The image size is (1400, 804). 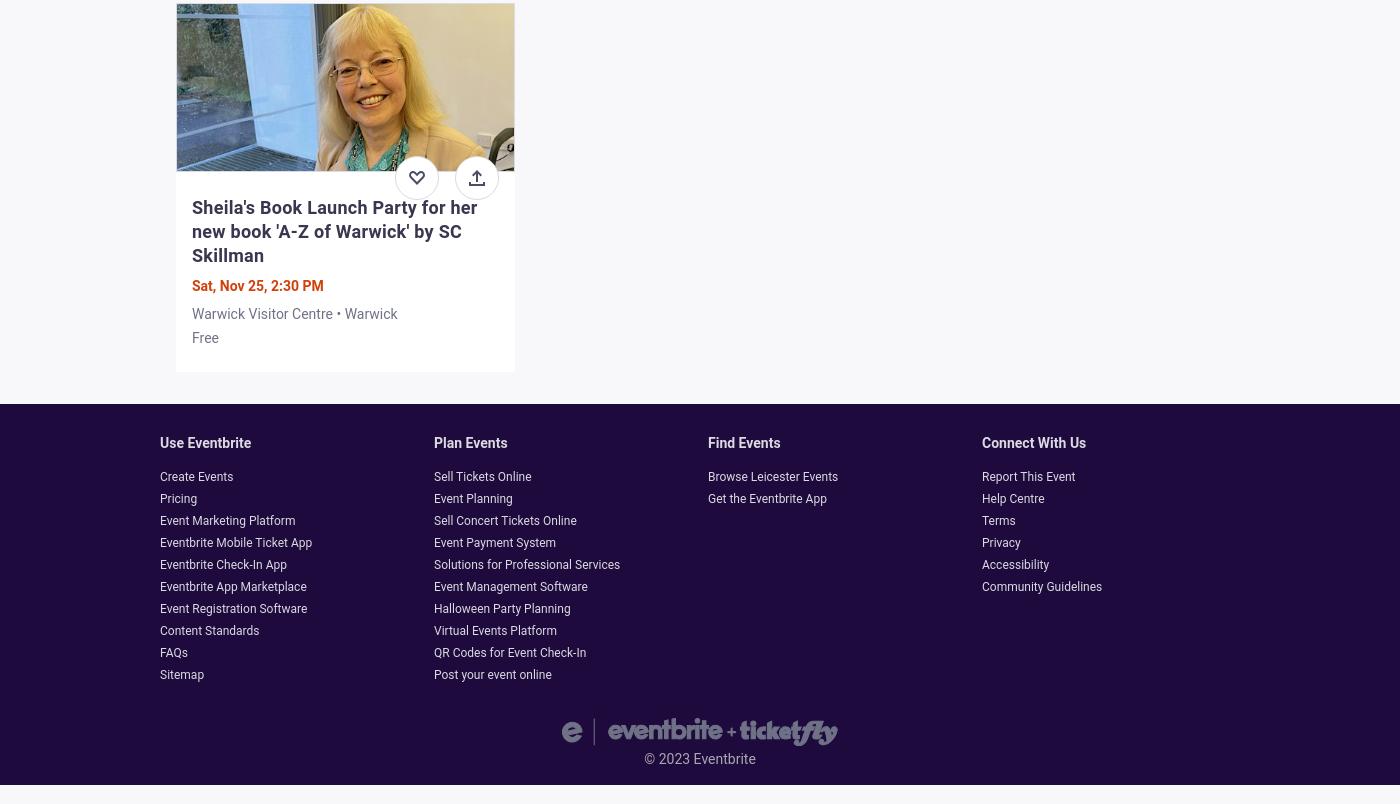 What do you see at coordinates (231, 586) in the screenshot?
I see `'Eventbrite App Marketplace'` at bounding box center [231, 586].